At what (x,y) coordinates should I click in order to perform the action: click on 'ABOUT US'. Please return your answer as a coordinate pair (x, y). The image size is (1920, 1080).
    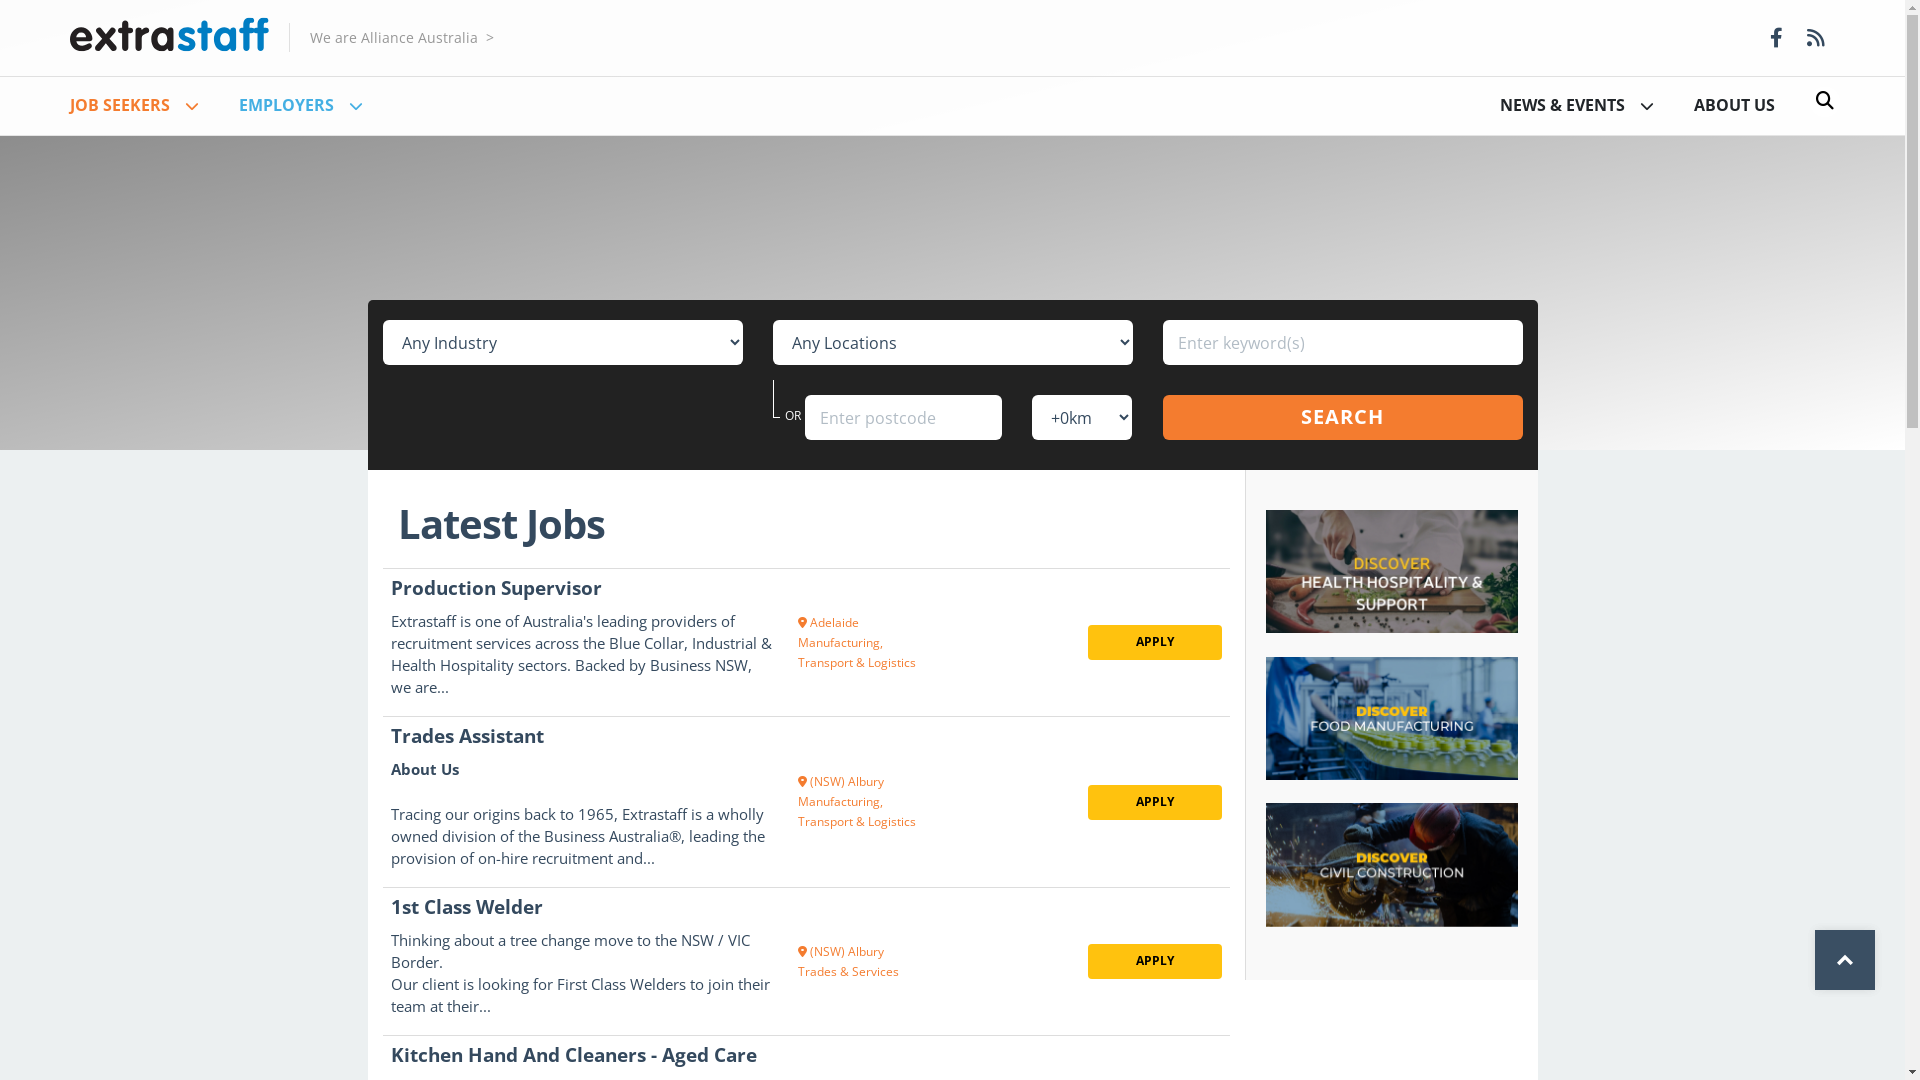
    Looking at the image, I should click on (1733, 105).